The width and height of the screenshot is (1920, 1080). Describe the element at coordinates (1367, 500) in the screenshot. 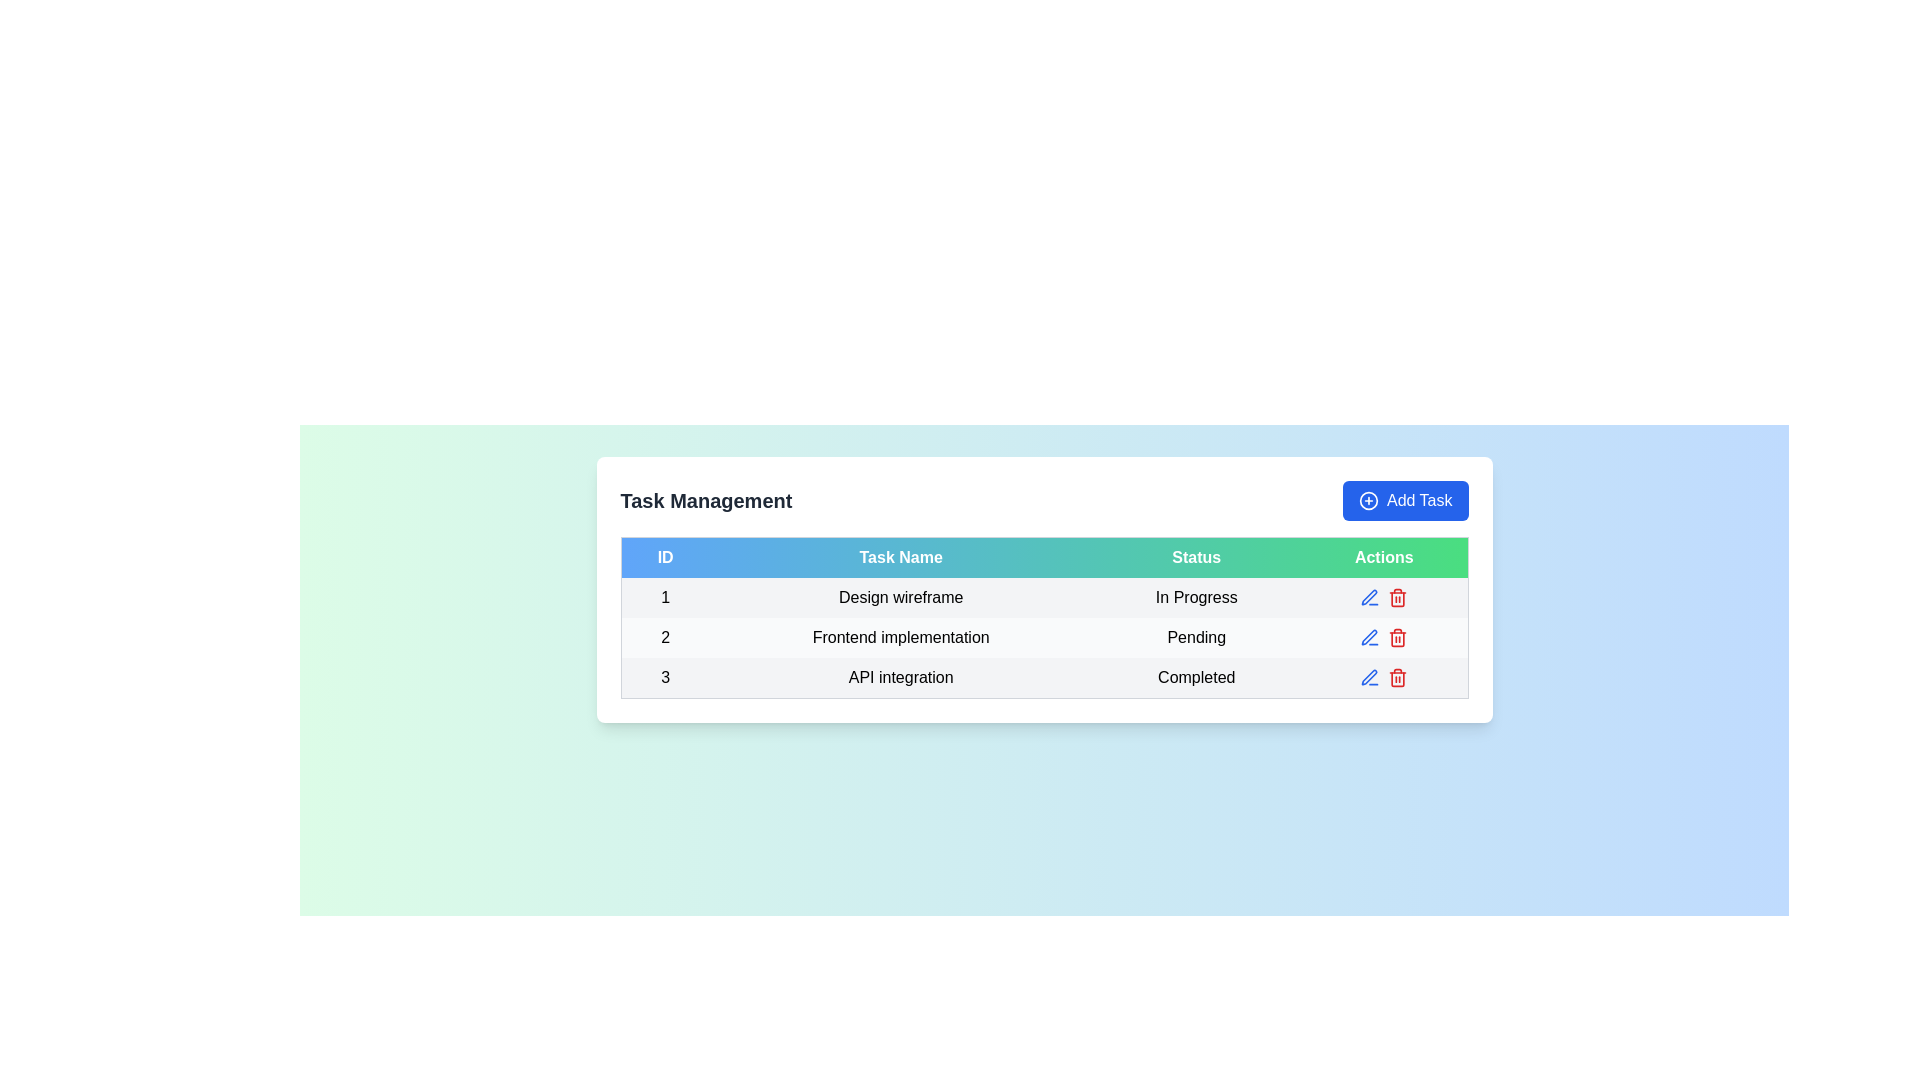

I see `the circular SVG button styled as a plus sign located within the 'Add Task' button in the top-right corner of the task management interface` at that location.